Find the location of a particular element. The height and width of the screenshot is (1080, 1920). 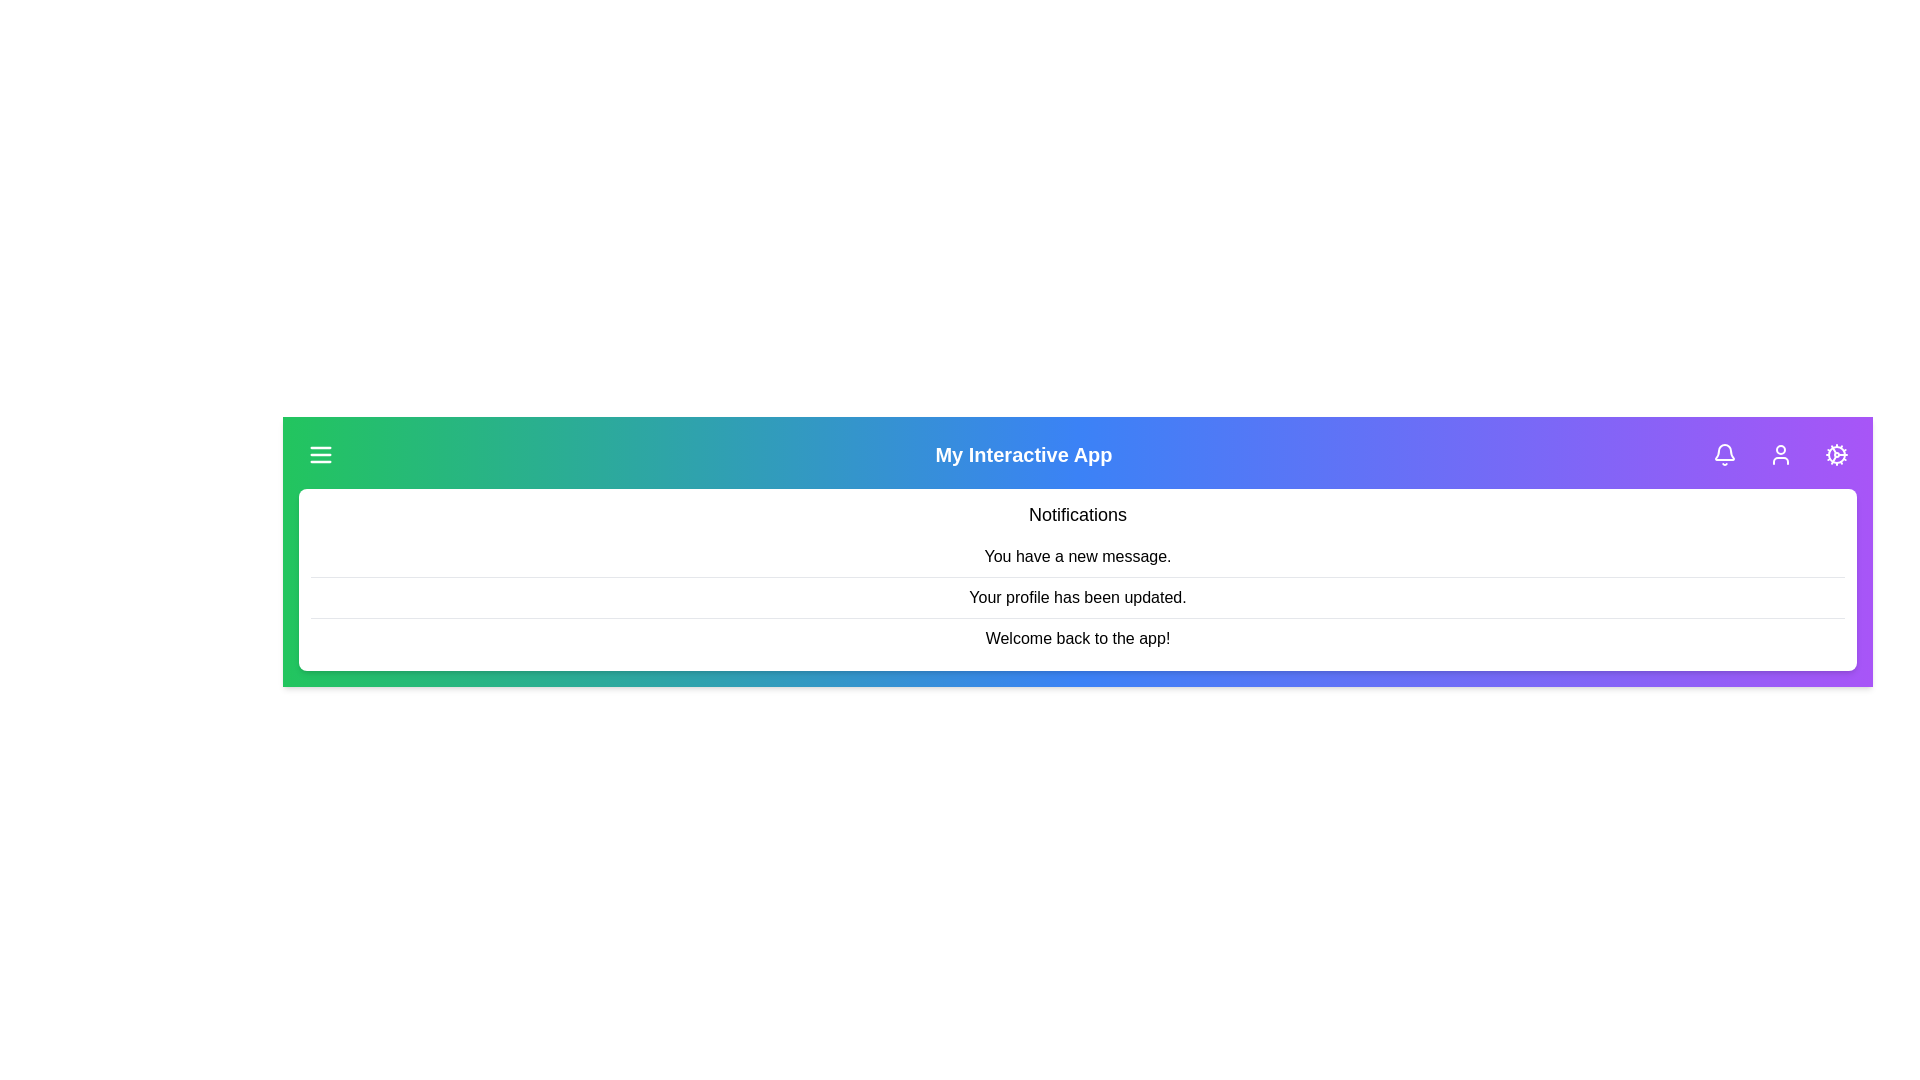

the bell icon to toggle the notification panel visibility is located at coordinates (1723, 455).